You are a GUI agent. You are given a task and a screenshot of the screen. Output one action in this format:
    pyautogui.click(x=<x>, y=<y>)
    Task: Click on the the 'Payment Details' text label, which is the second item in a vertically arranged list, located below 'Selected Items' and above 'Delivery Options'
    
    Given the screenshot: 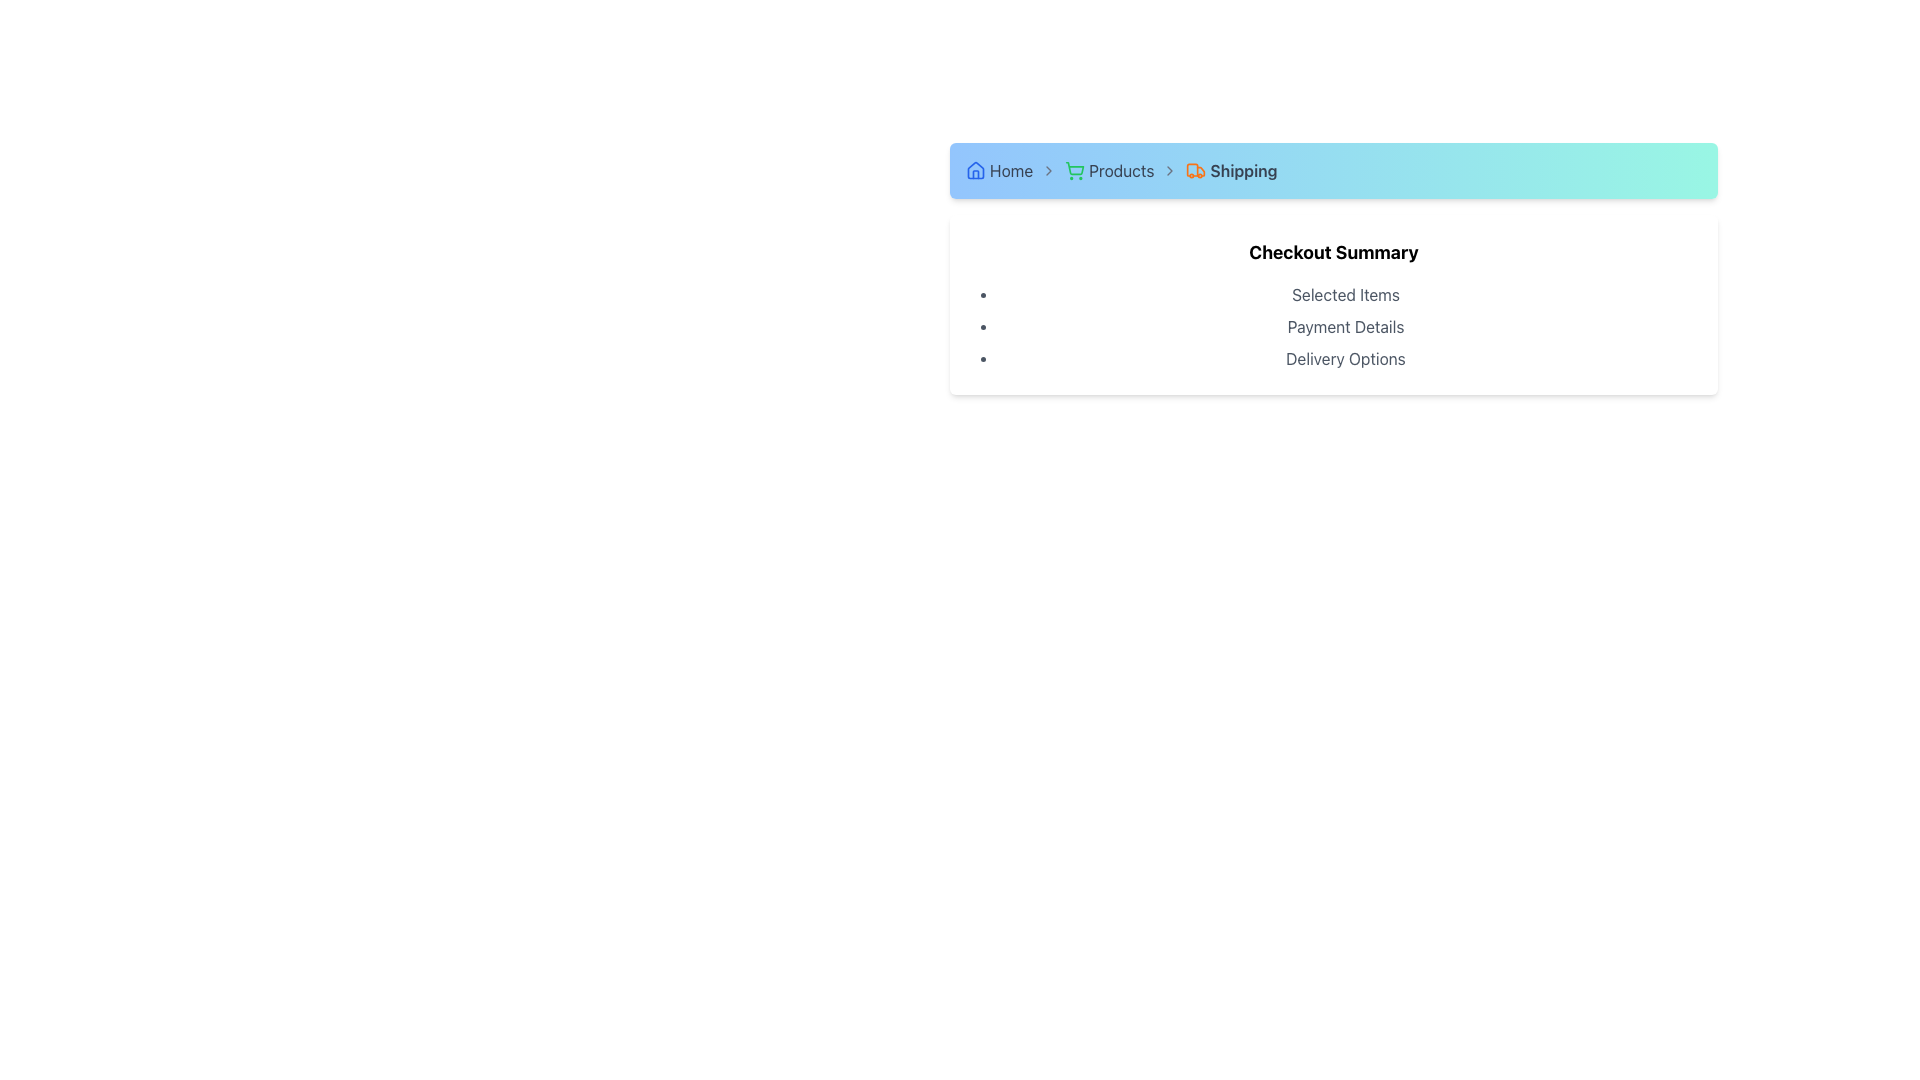 What is the action you would take?
    pyautogui.click(x=1345, y=326)
    